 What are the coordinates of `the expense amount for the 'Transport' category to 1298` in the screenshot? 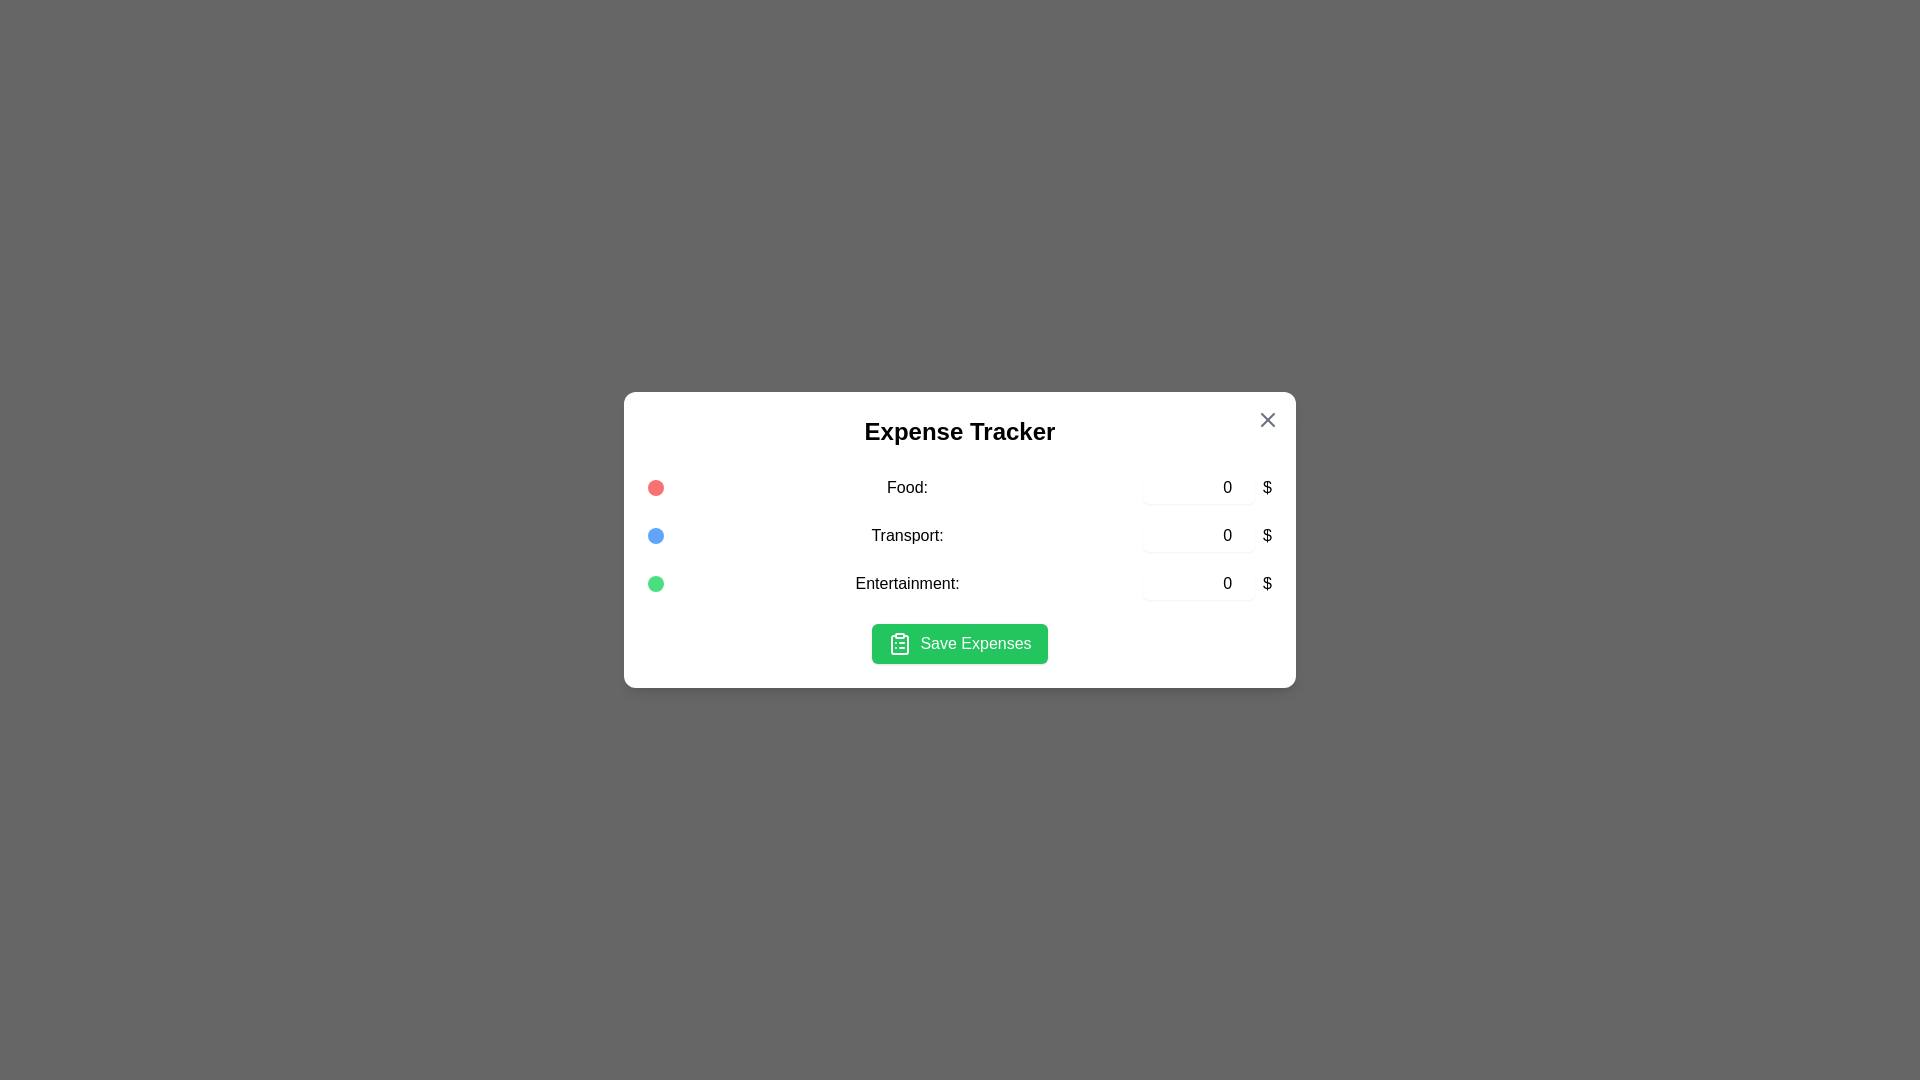 It's located at (1199, 535).